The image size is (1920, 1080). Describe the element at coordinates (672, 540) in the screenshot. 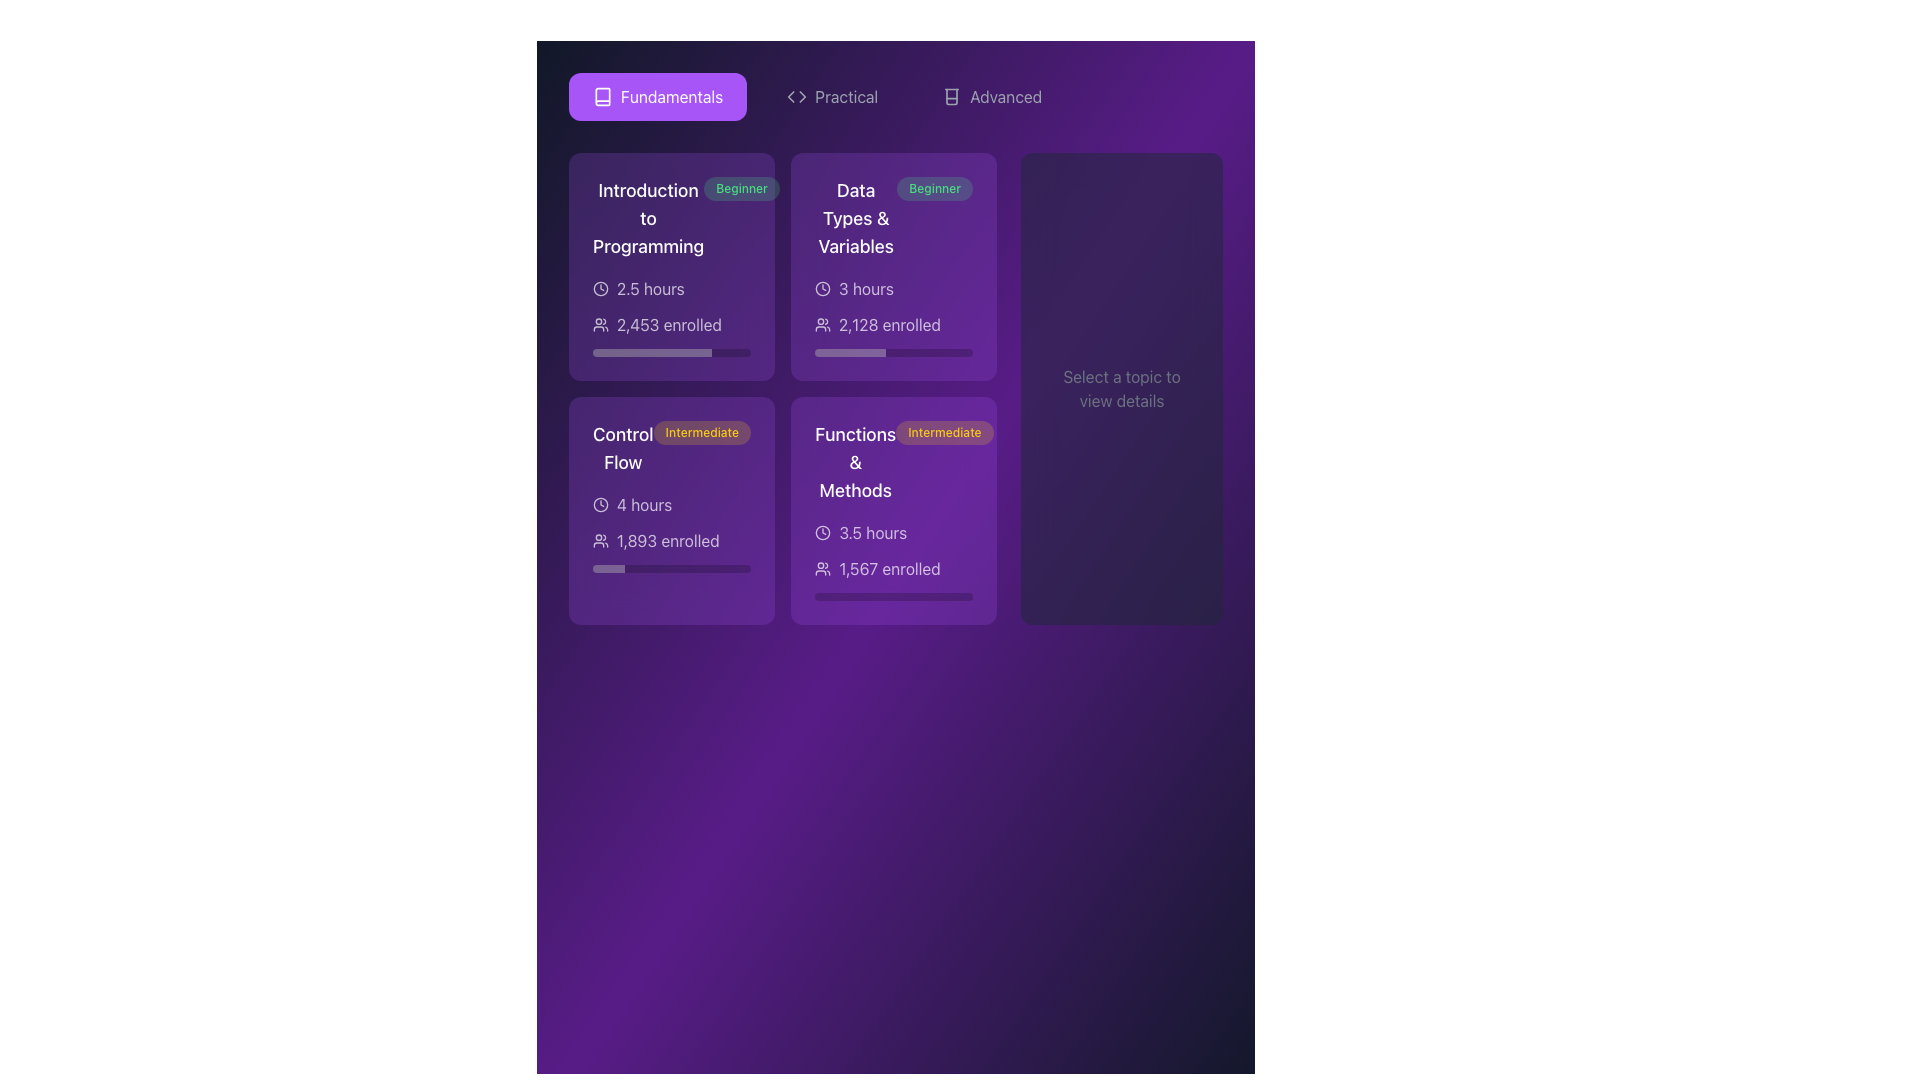

I see `the text label that reads '1,893 enrolled' with an accompanying group icon, located within the 'Control Flow' card, beneath the '4 hours' label and above a horizontal progress bar` at that location.